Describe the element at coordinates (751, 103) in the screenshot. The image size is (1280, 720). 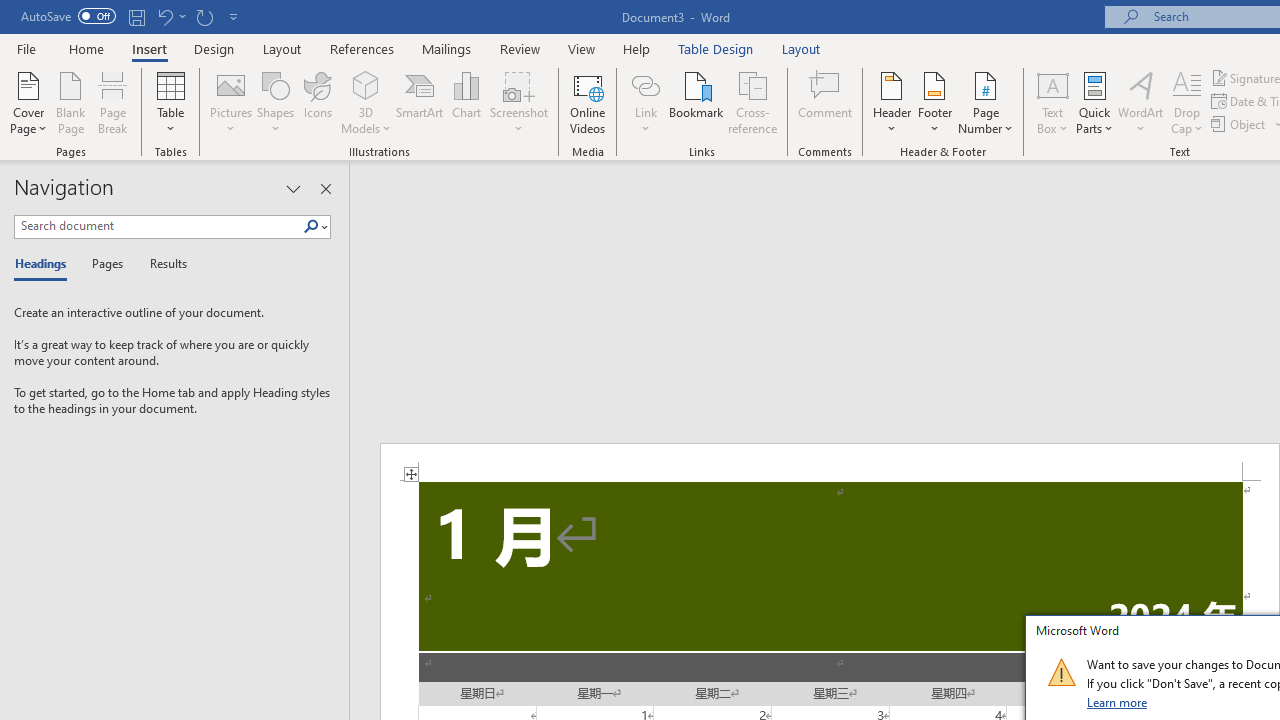
I see `'Cross-reference...'` at that location.